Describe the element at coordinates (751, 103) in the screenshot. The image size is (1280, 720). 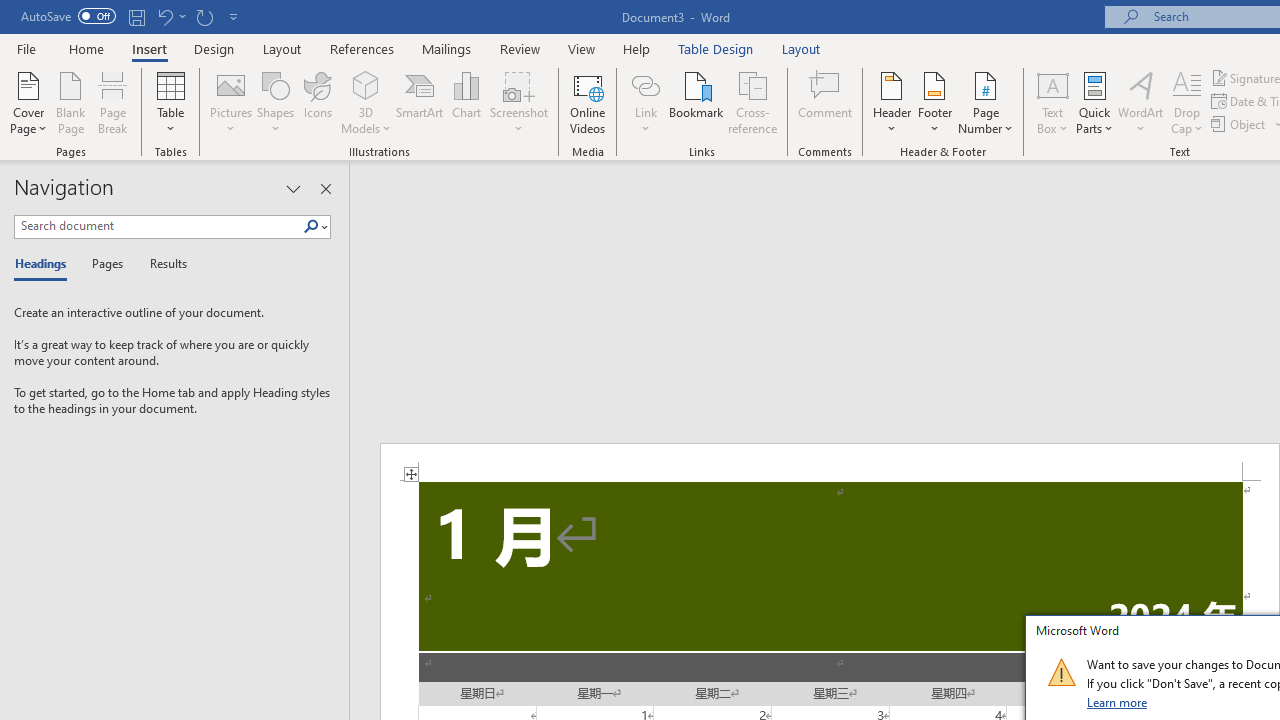
I see `'Cross-reference...'` at that location.